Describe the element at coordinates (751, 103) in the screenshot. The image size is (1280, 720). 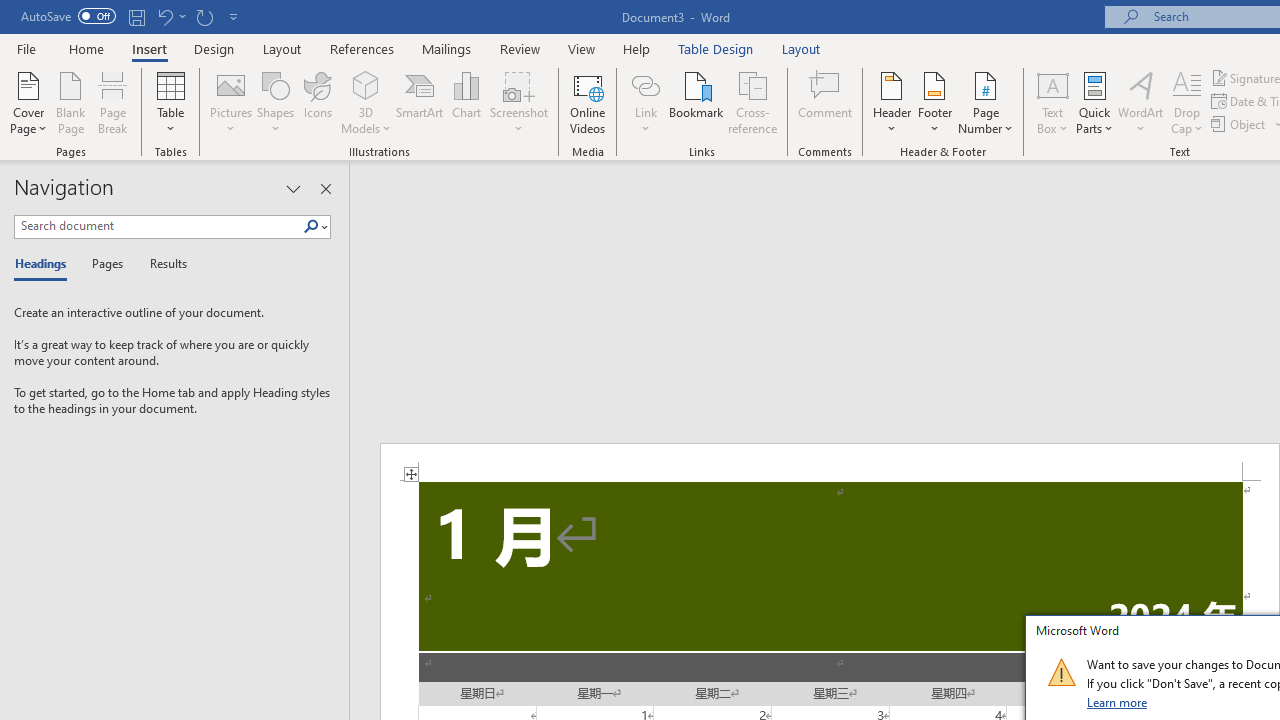
I see `'Cross-reference...'` at that location.